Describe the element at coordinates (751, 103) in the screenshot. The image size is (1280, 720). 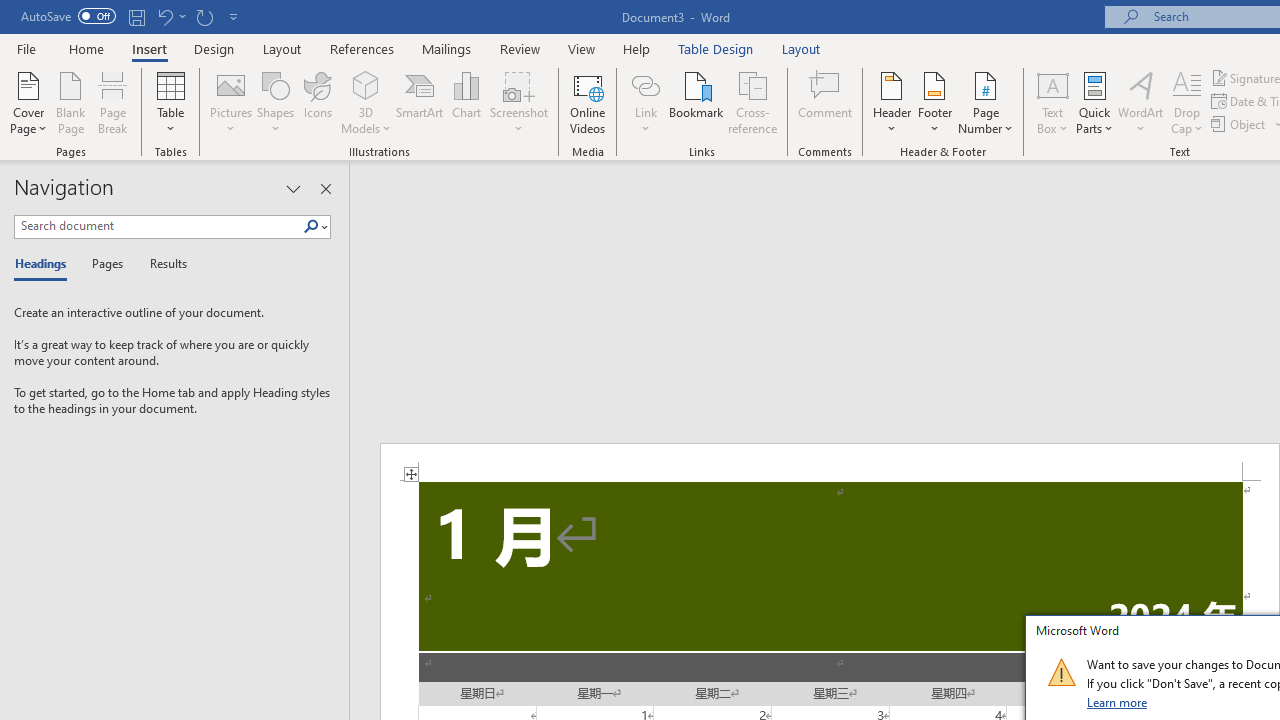
I see `'Cross-reference...'` at that location.